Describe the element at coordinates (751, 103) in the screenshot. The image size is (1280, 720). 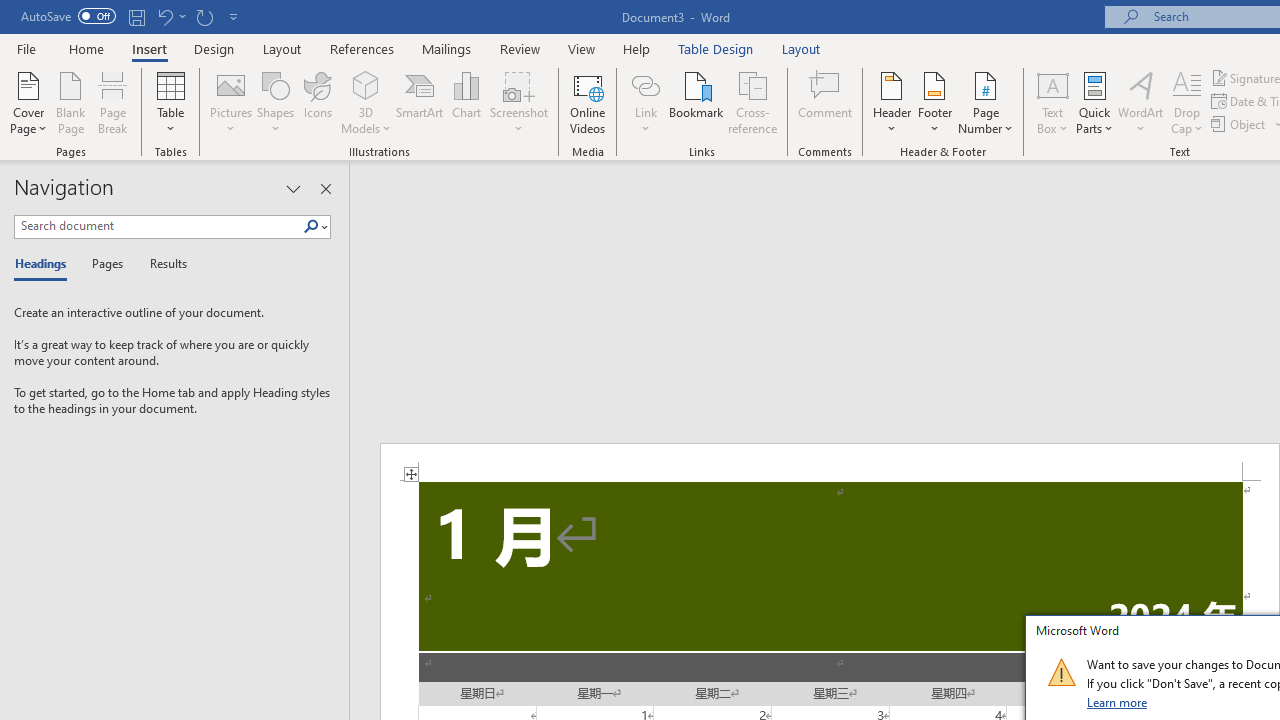
I see `'Cross-reference...'` at that location.